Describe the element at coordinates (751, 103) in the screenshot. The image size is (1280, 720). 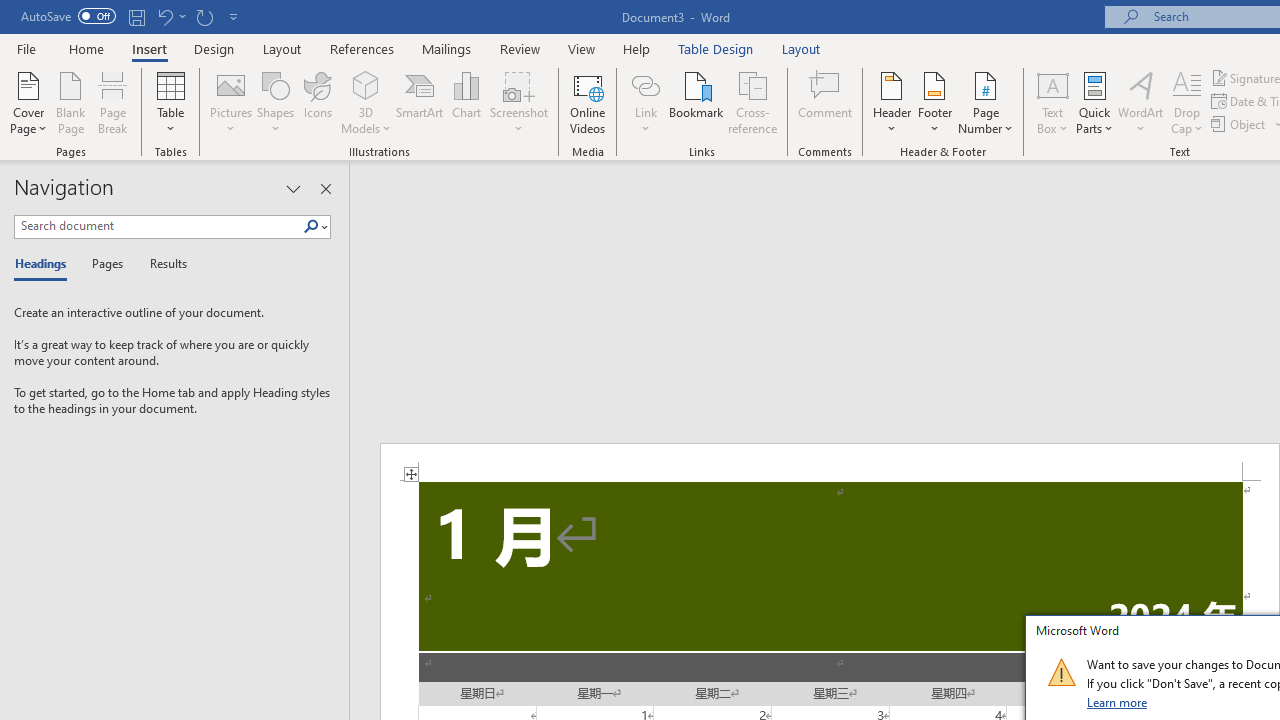
I see `'Cross-reference...'` at that location.